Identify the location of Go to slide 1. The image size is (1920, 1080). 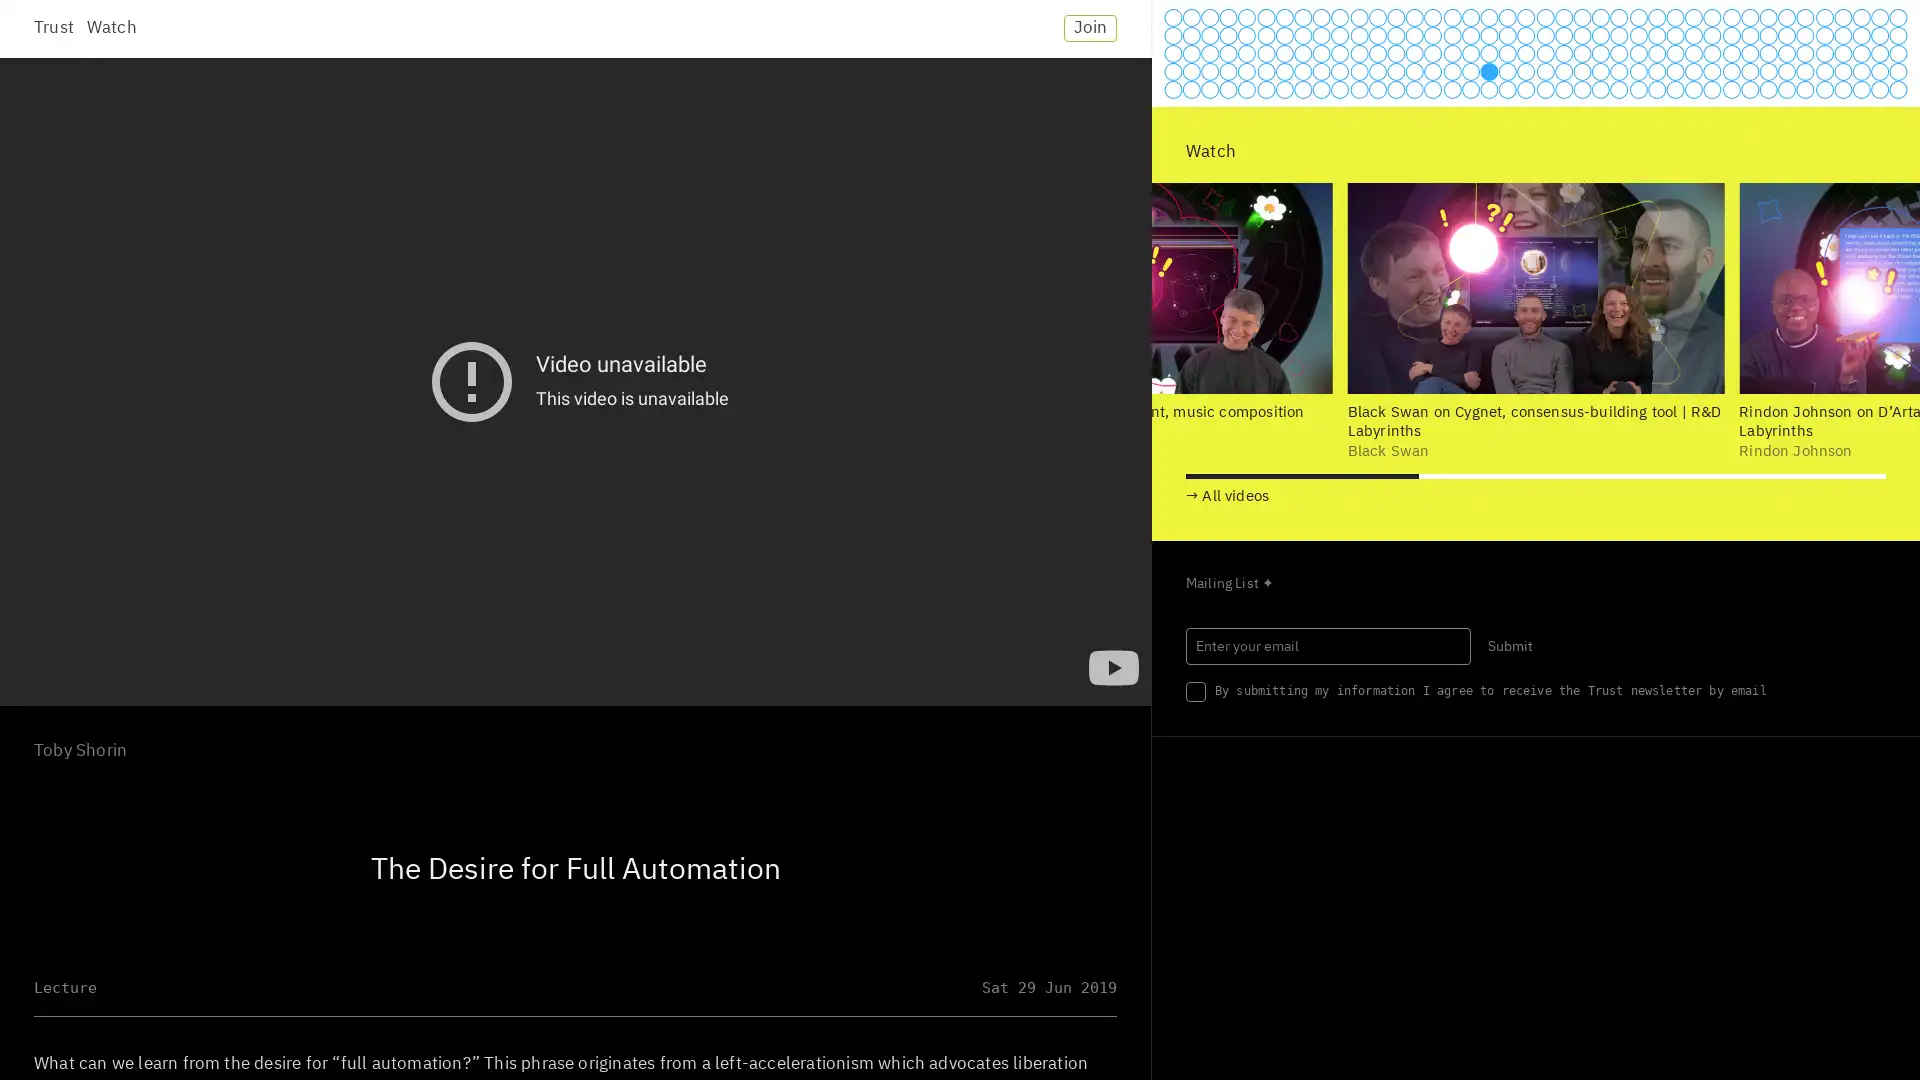
(1302, 475).